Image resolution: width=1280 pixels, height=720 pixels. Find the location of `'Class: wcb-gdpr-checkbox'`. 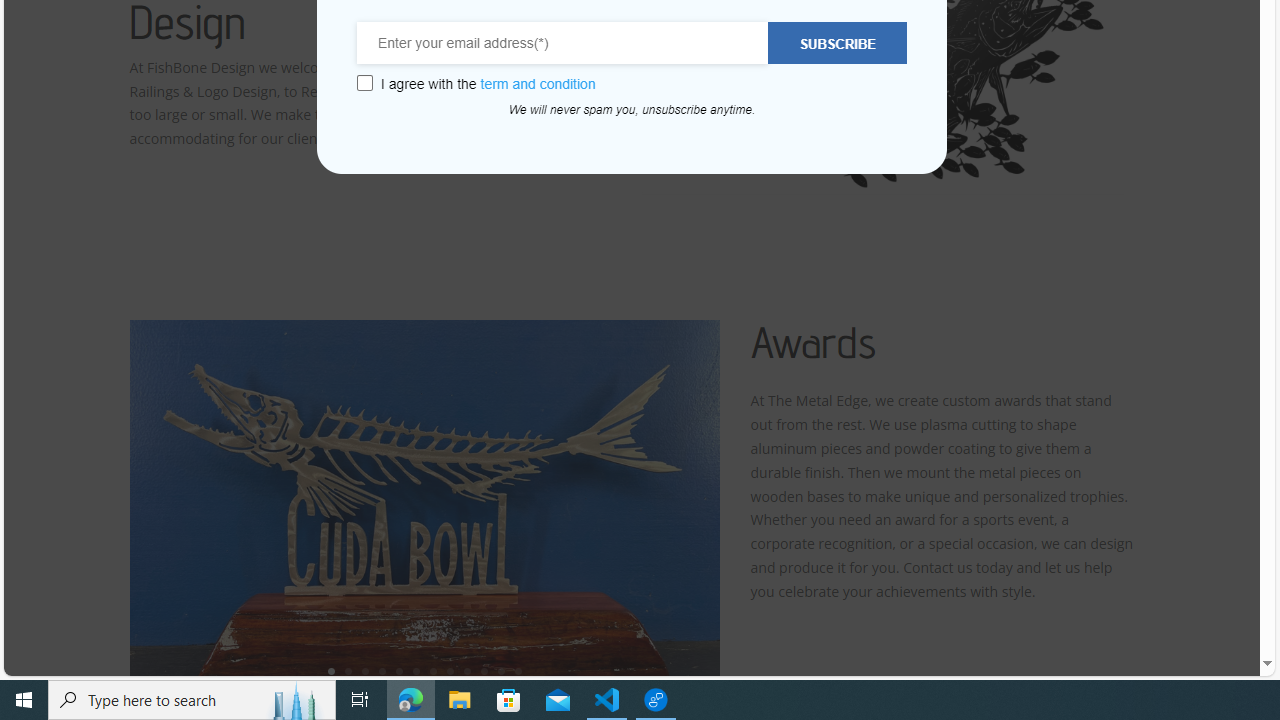

'Class: wcb-gdpr-checkbox' is located at coordinates (364, 82).